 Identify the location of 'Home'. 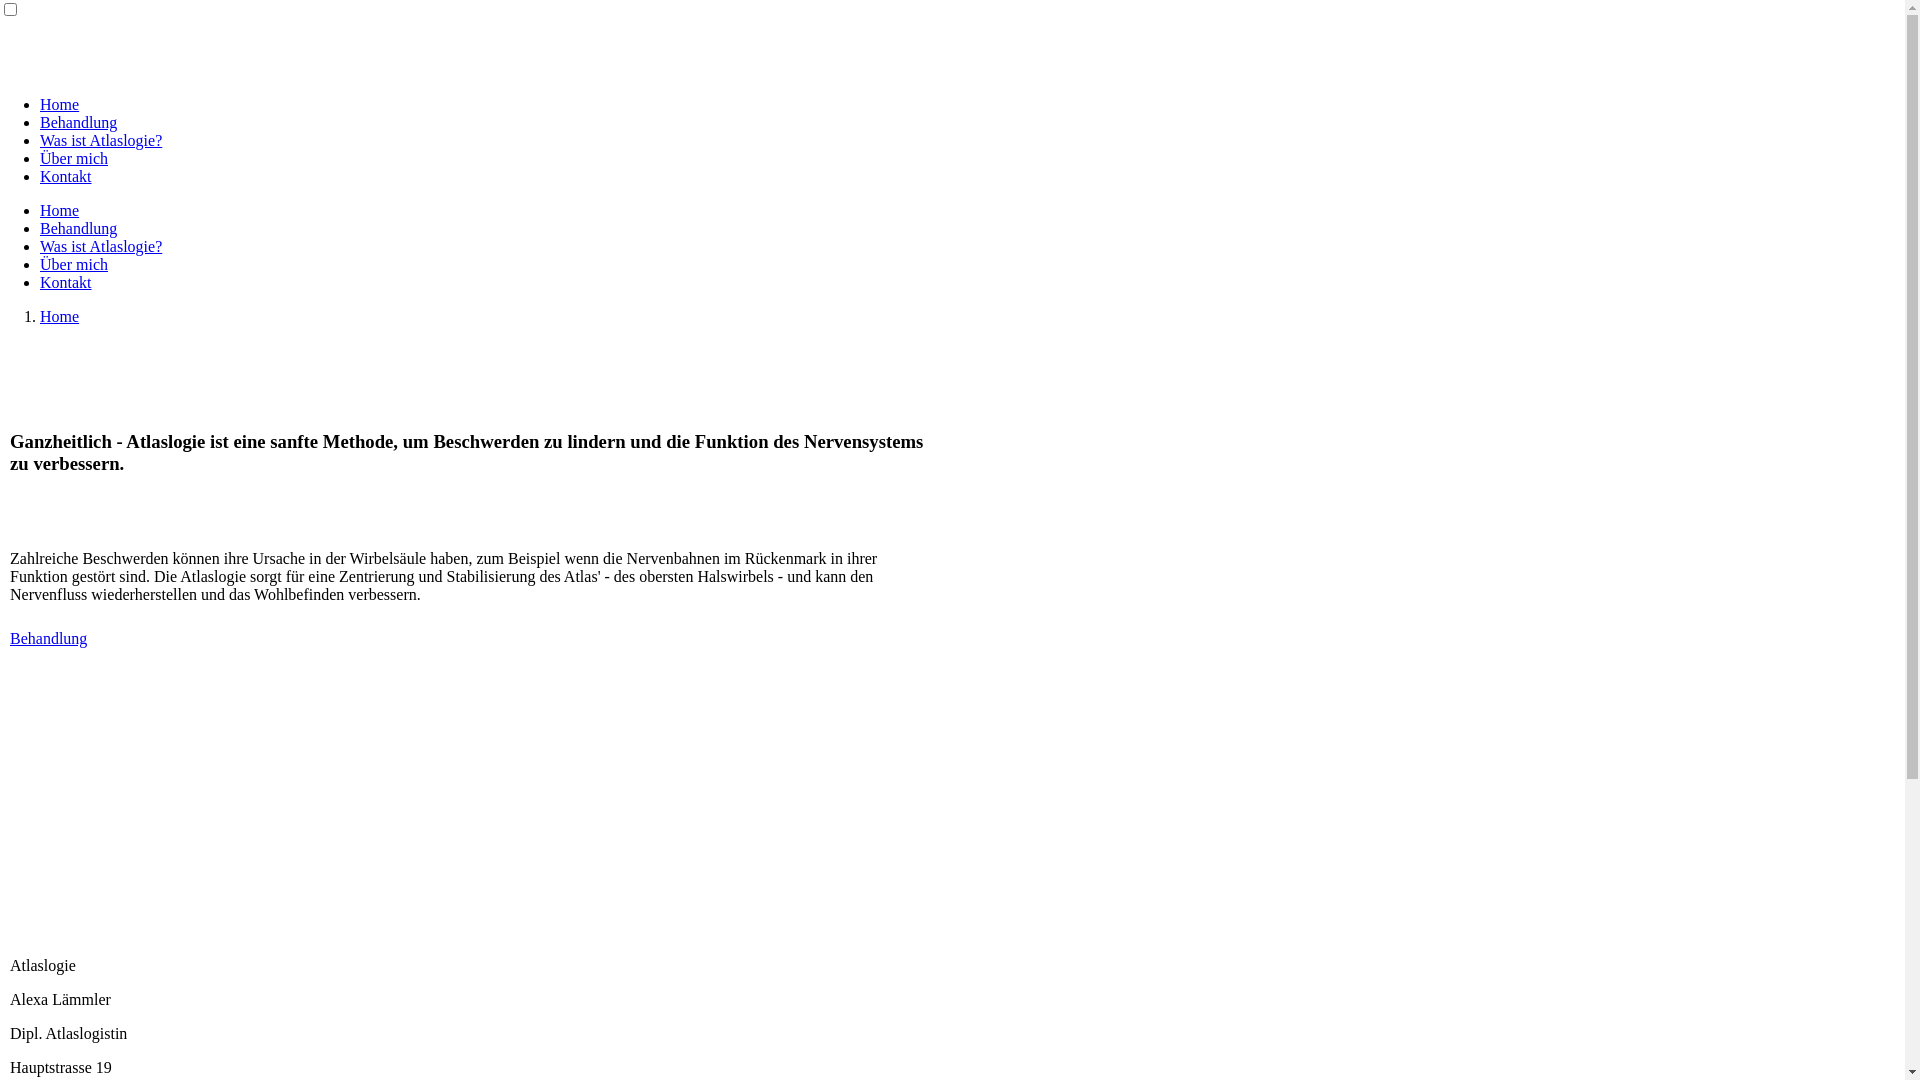
(59, 315).